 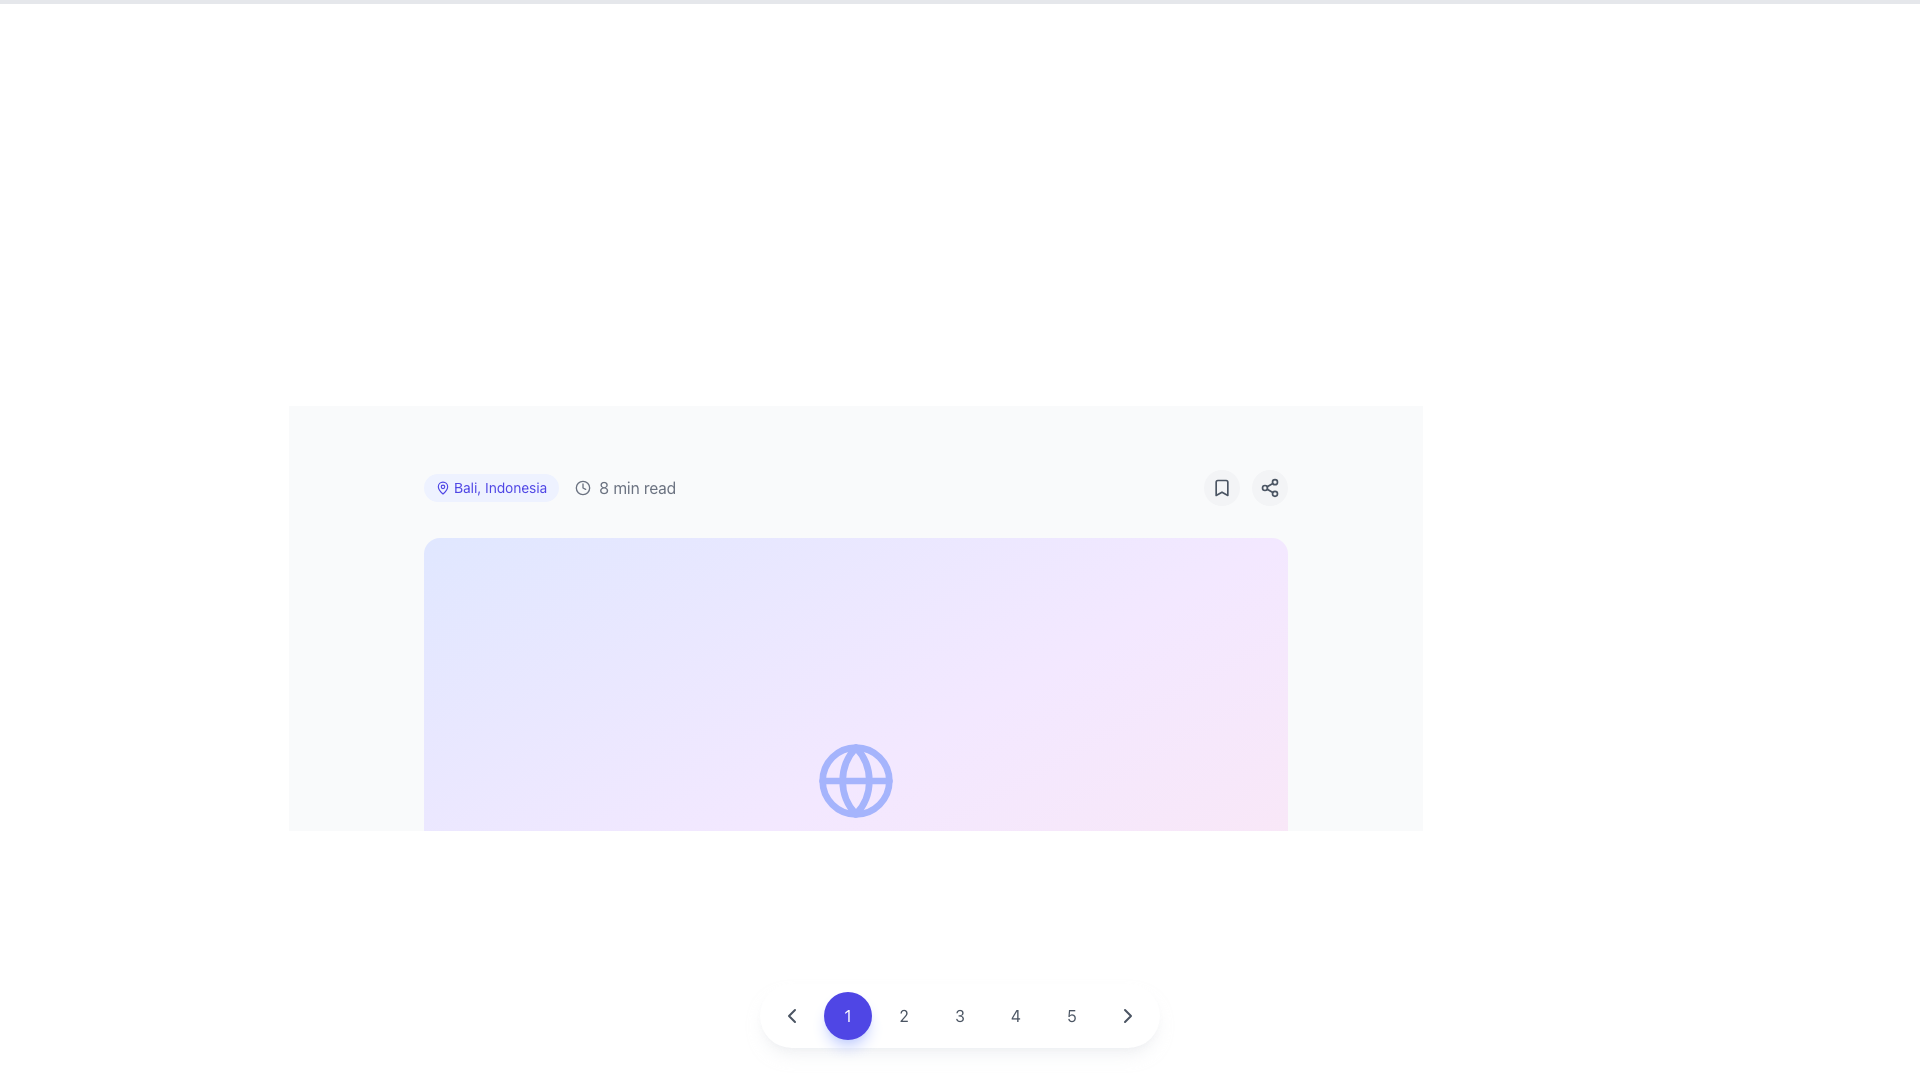 What do you see at coordinates (1269, 488) in the screenshot?
I see `the share icon, which is a minimalistic design of three interconnected circles forming a triangular arrangement located within a rounded light-gray button in the top-right section of the UI` at bounding box center [1269, 488].